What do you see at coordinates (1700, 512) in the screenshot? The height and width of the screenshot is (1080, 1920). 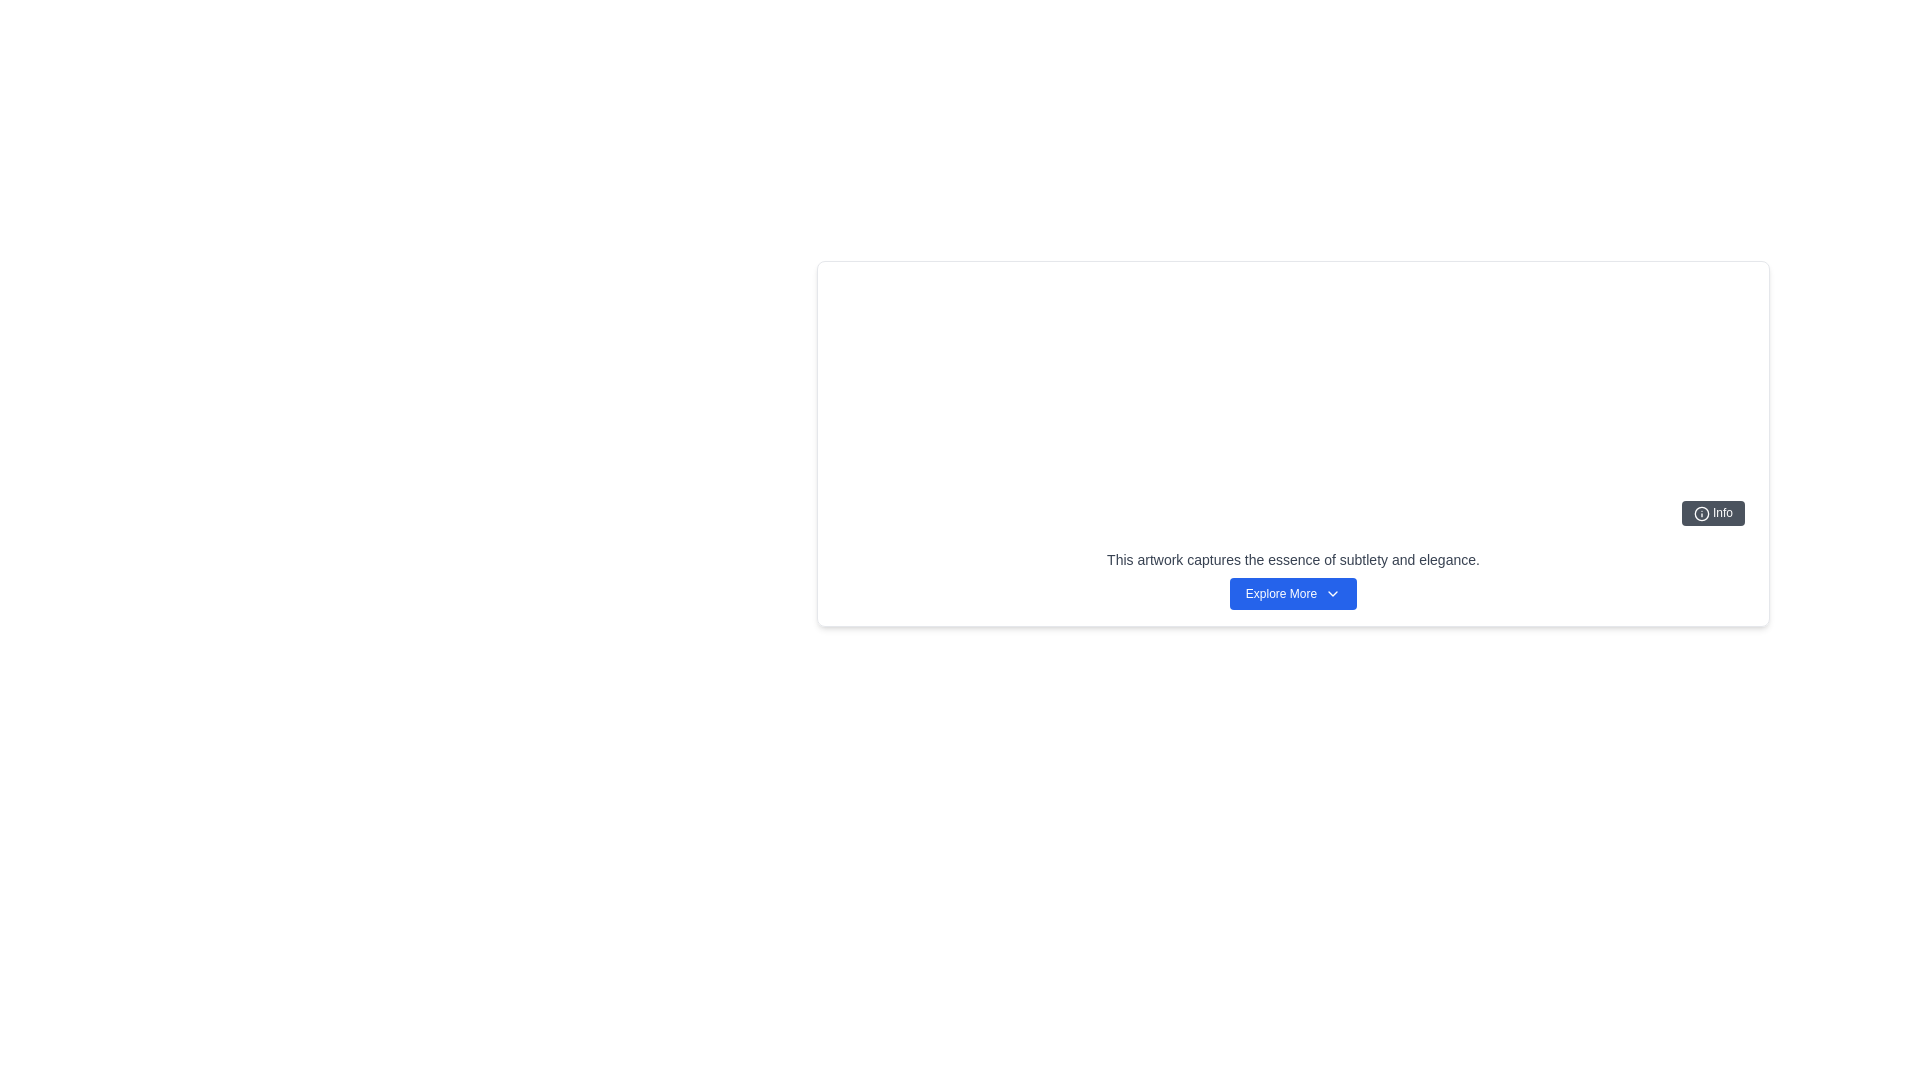 I see `the information icon located at the bottom-right corner of the 'Info' button` at bounding box center [1700, 512].